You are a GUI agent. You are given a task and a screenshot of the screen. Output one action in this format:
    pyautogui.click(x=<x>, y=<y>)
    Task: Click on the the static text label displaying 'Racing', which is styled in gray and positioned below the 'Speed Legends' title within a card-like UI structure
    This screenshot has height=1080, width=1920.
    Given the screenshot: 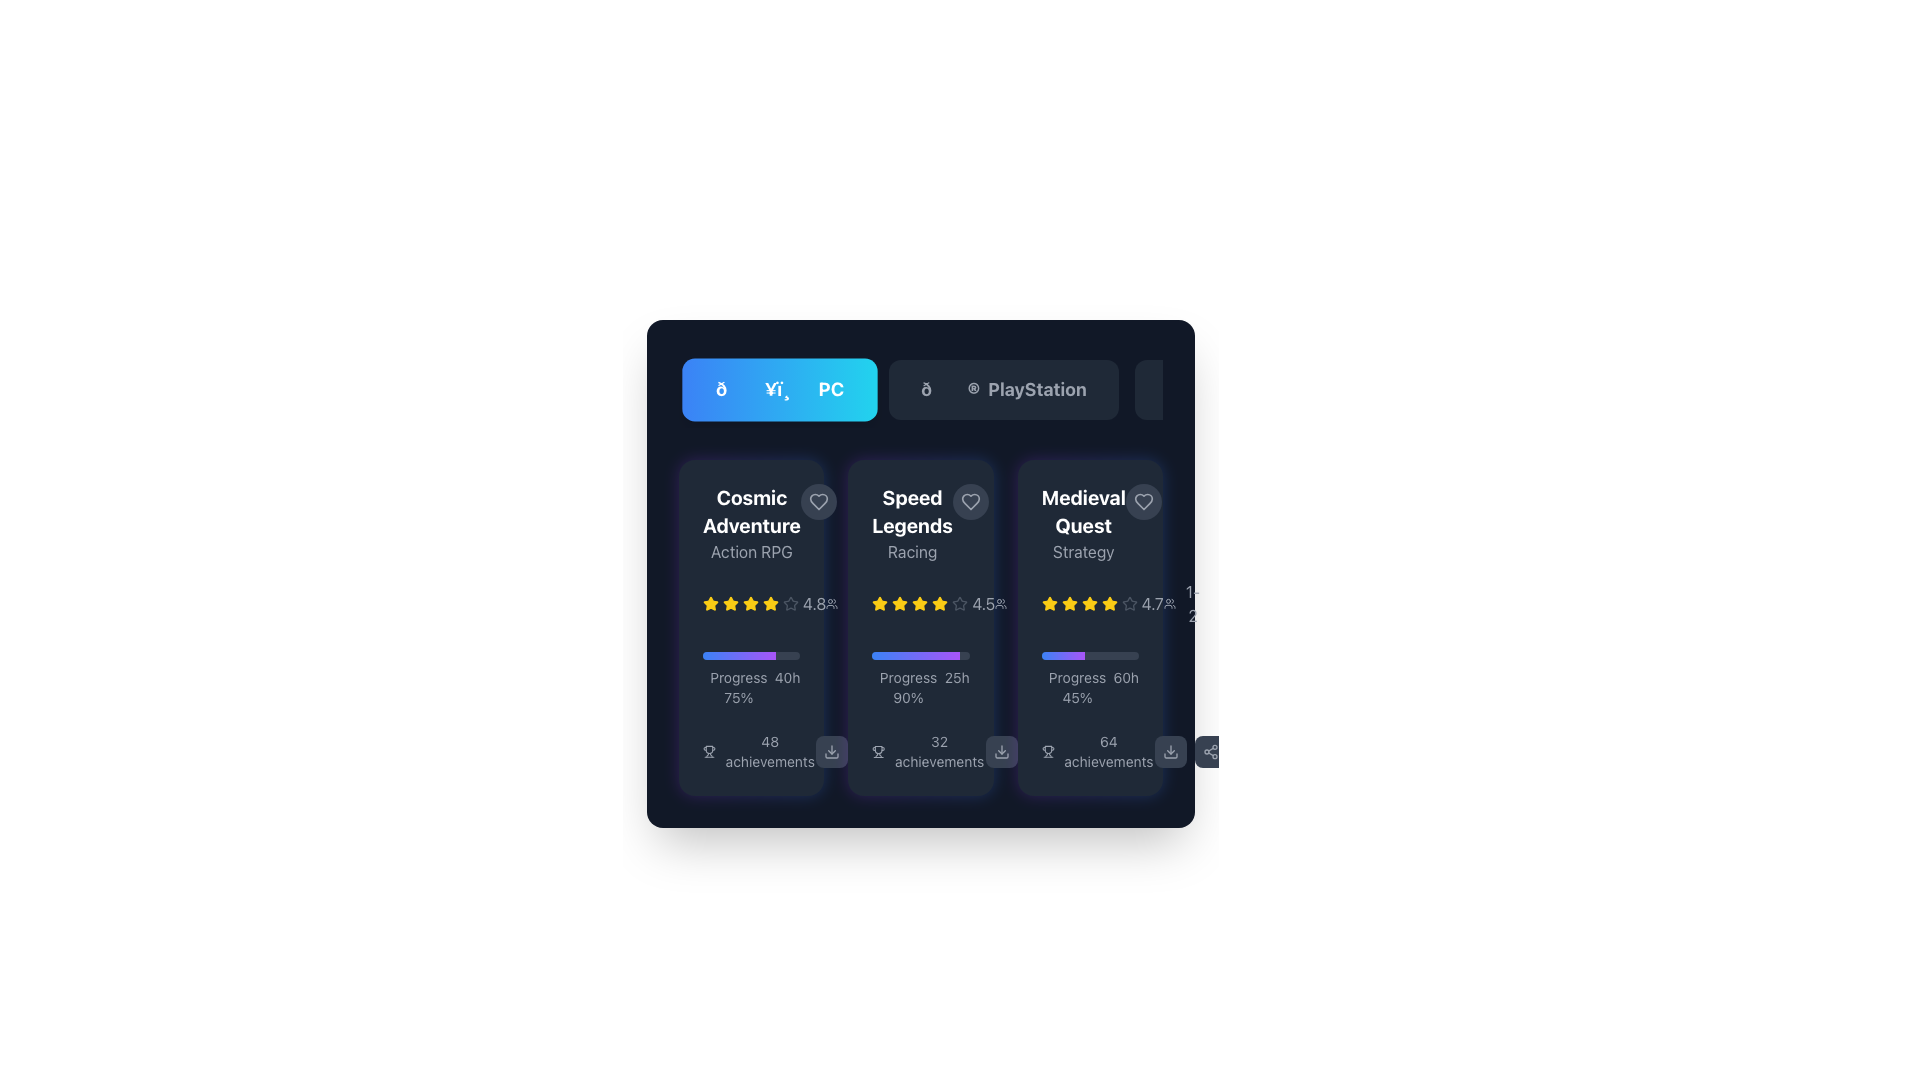 What is the action you would take?
    pyautogui.click(x=911, y=551)
    